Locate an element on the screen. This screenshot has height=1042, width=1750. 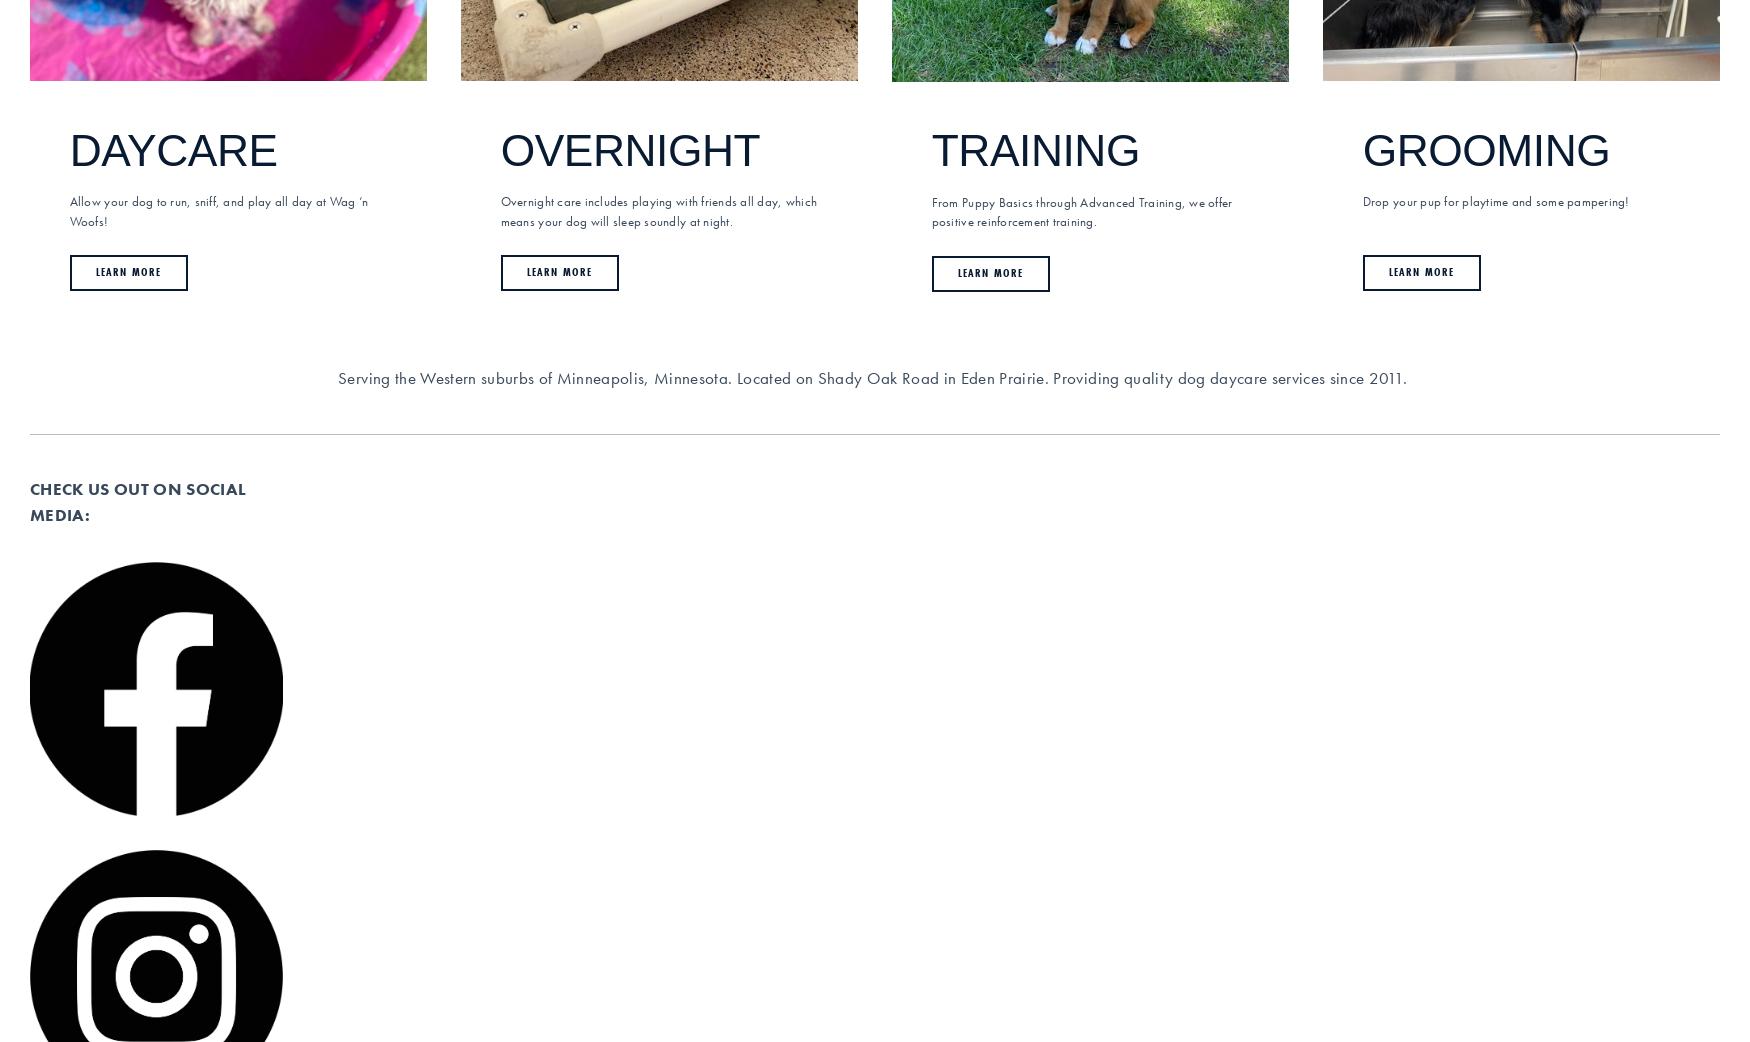
'Allow your dog to run, sniff, and play all day at Wag ‘n Woofs!' is located at coordinates (68, 210).